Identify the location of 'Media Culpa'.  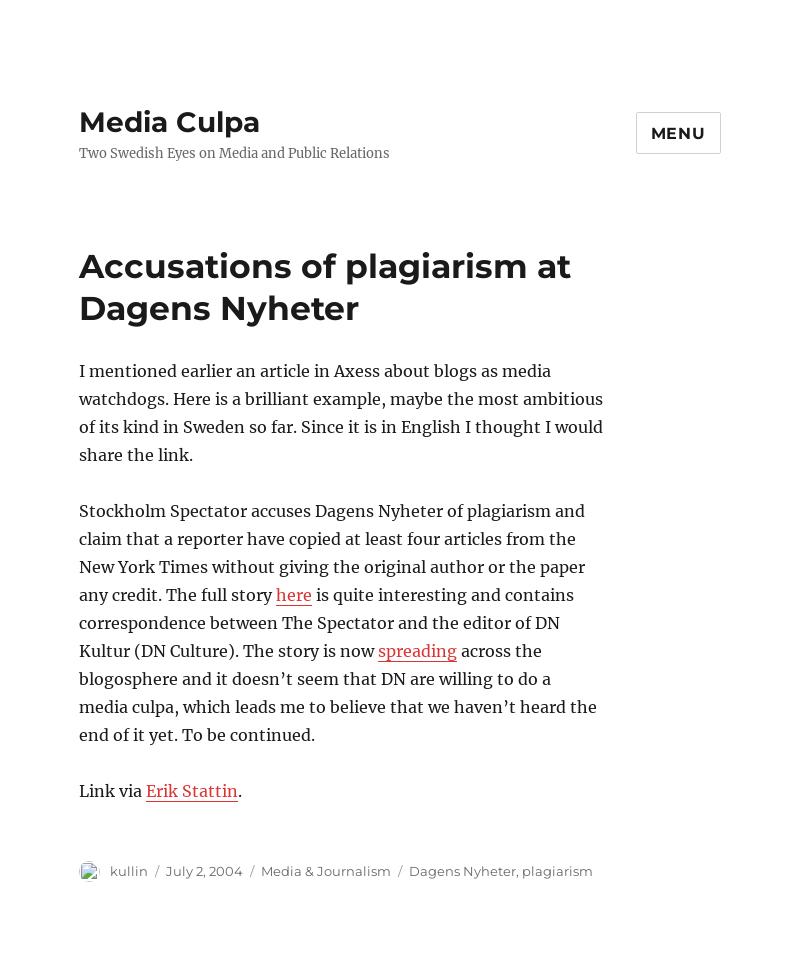
(168, 122).